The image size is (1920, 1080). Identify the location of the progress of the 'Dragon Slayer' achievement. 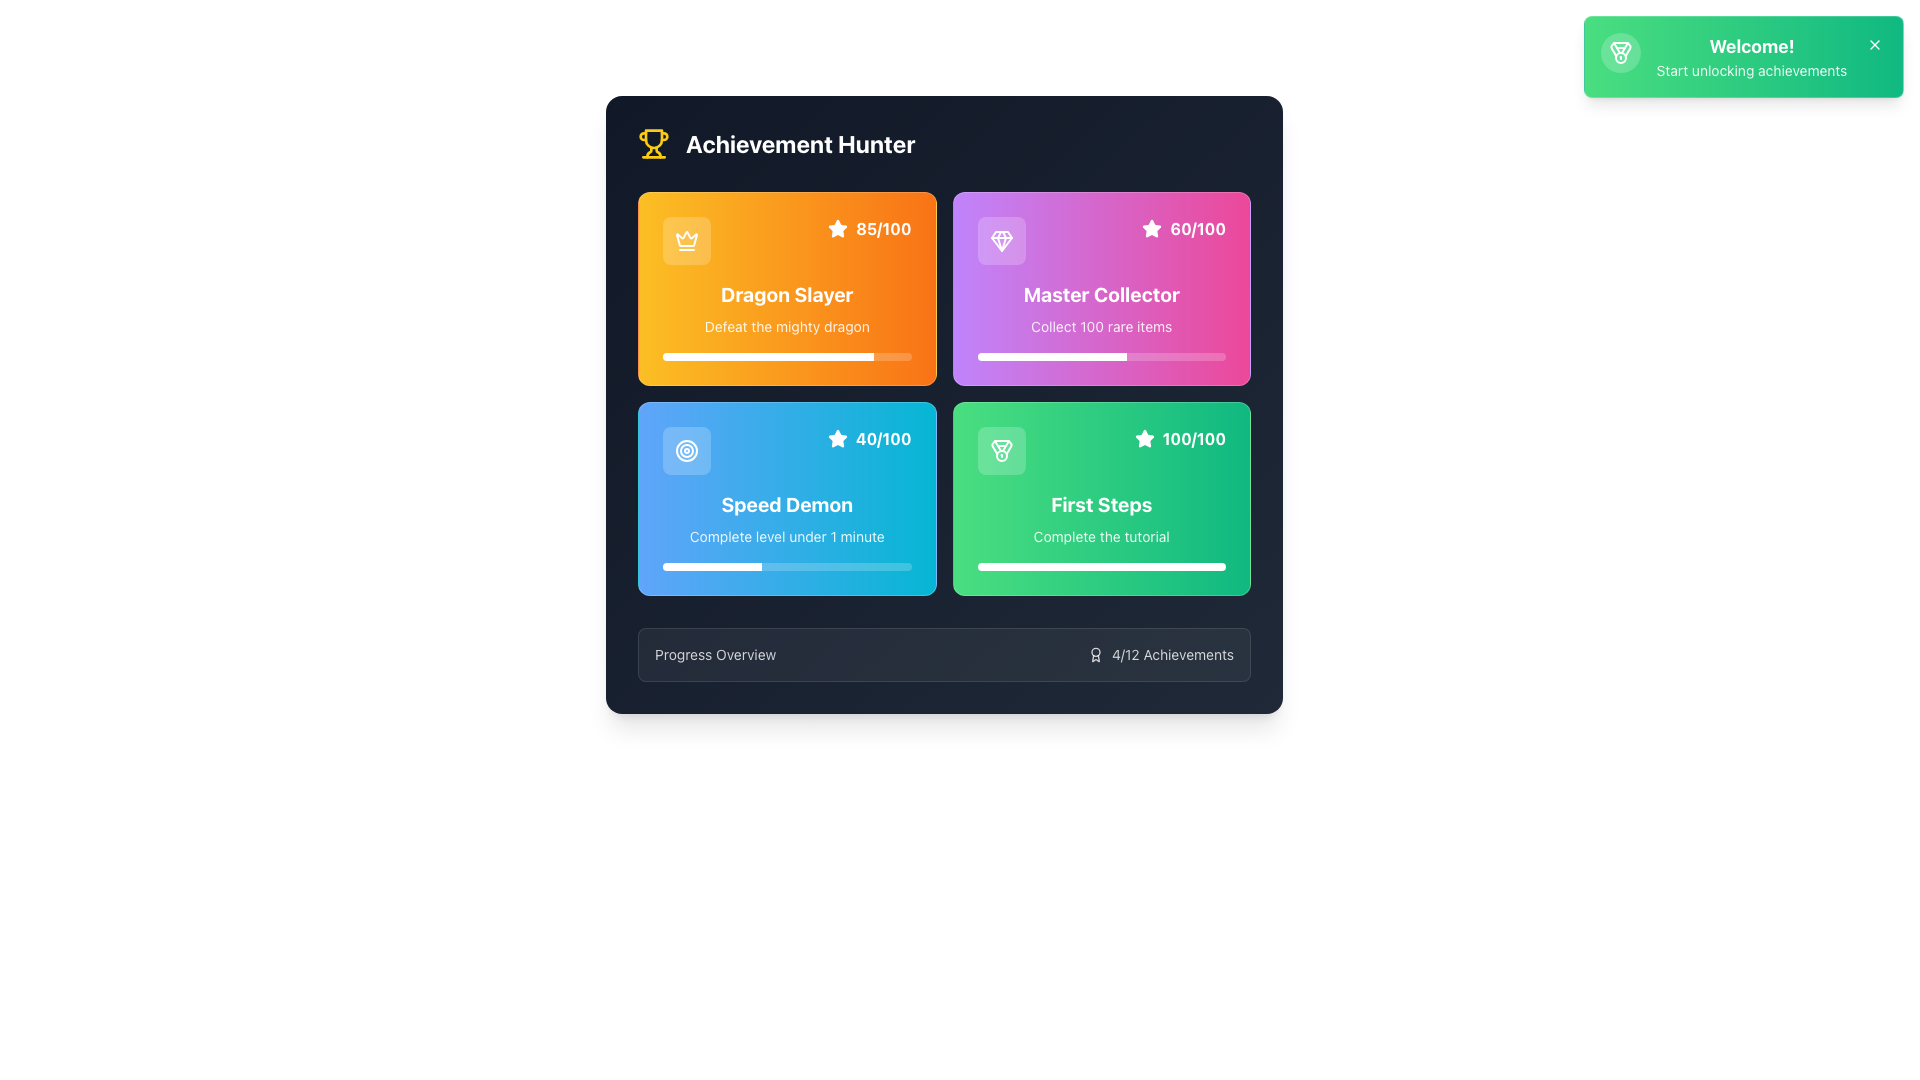
(686, 356).